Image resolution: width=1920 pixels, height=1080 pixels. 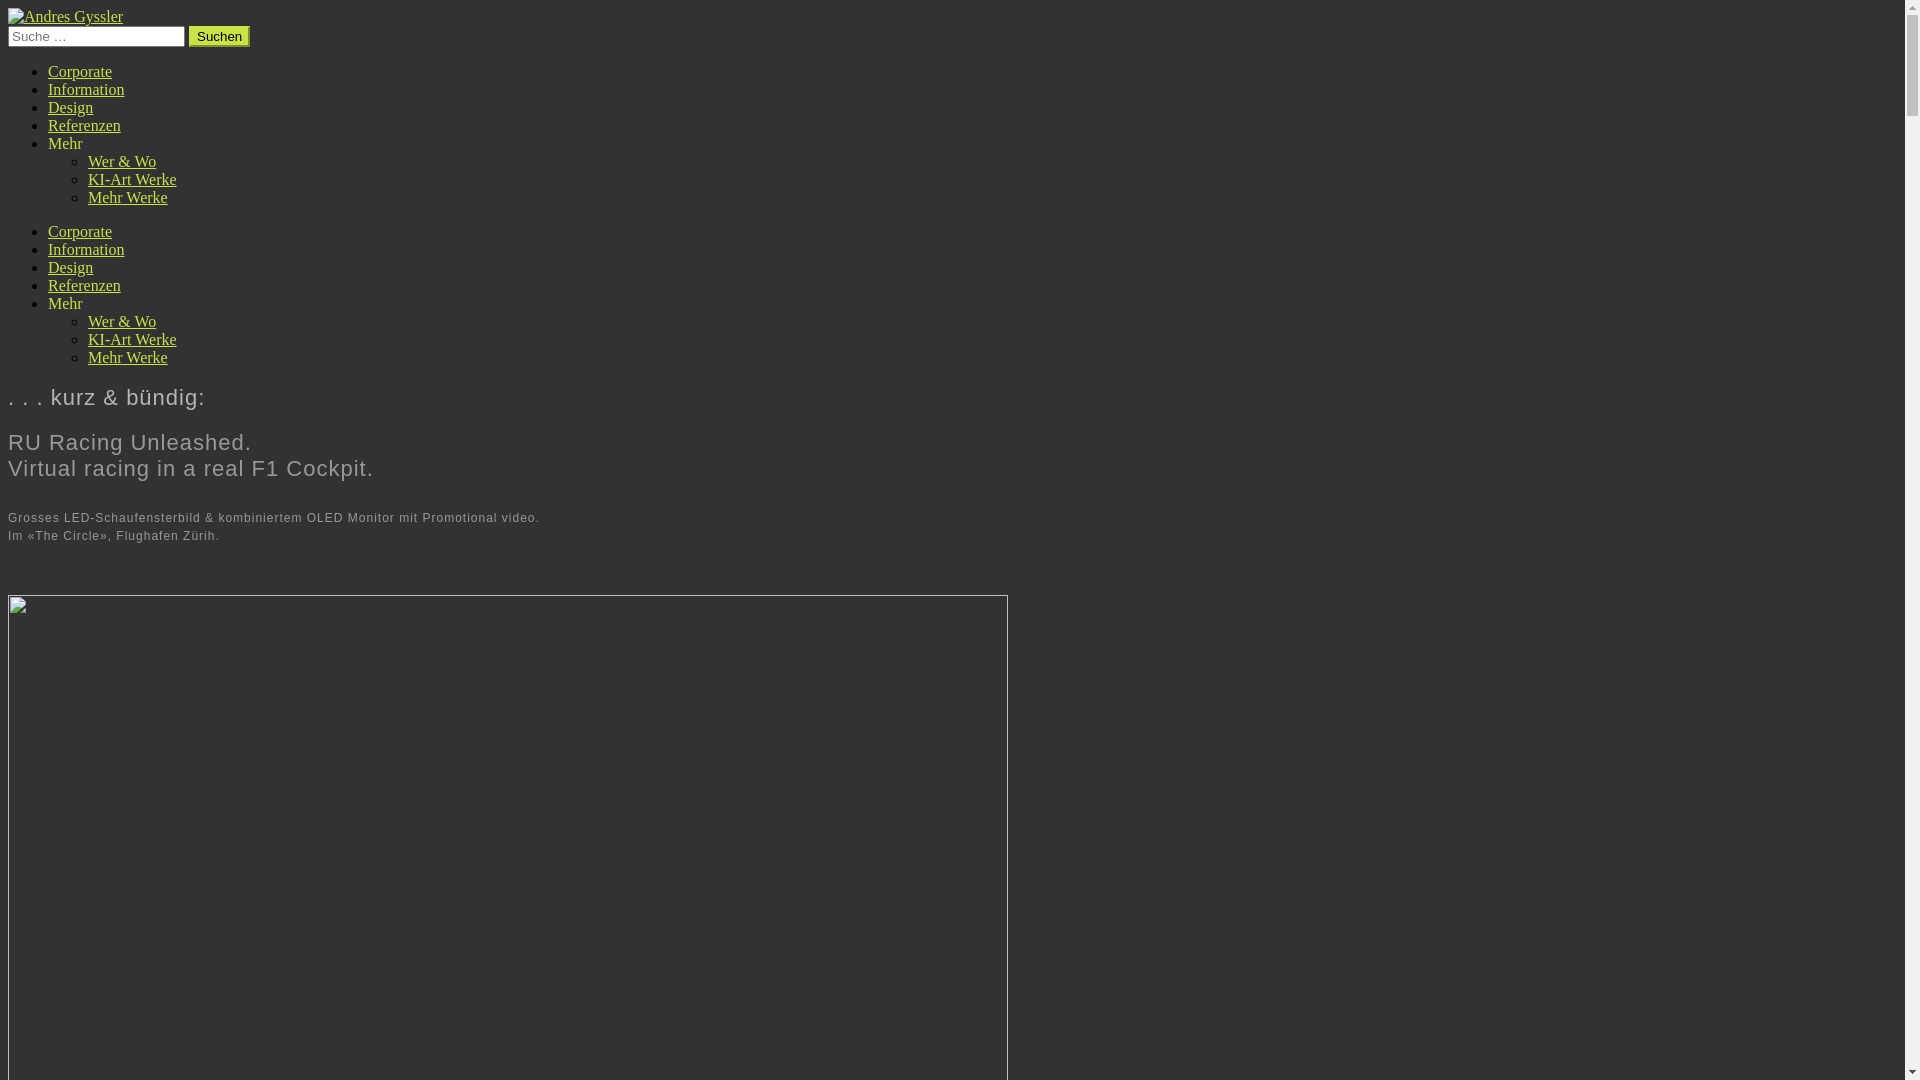 I want to click on 'Design', so click(x=70, y=107).